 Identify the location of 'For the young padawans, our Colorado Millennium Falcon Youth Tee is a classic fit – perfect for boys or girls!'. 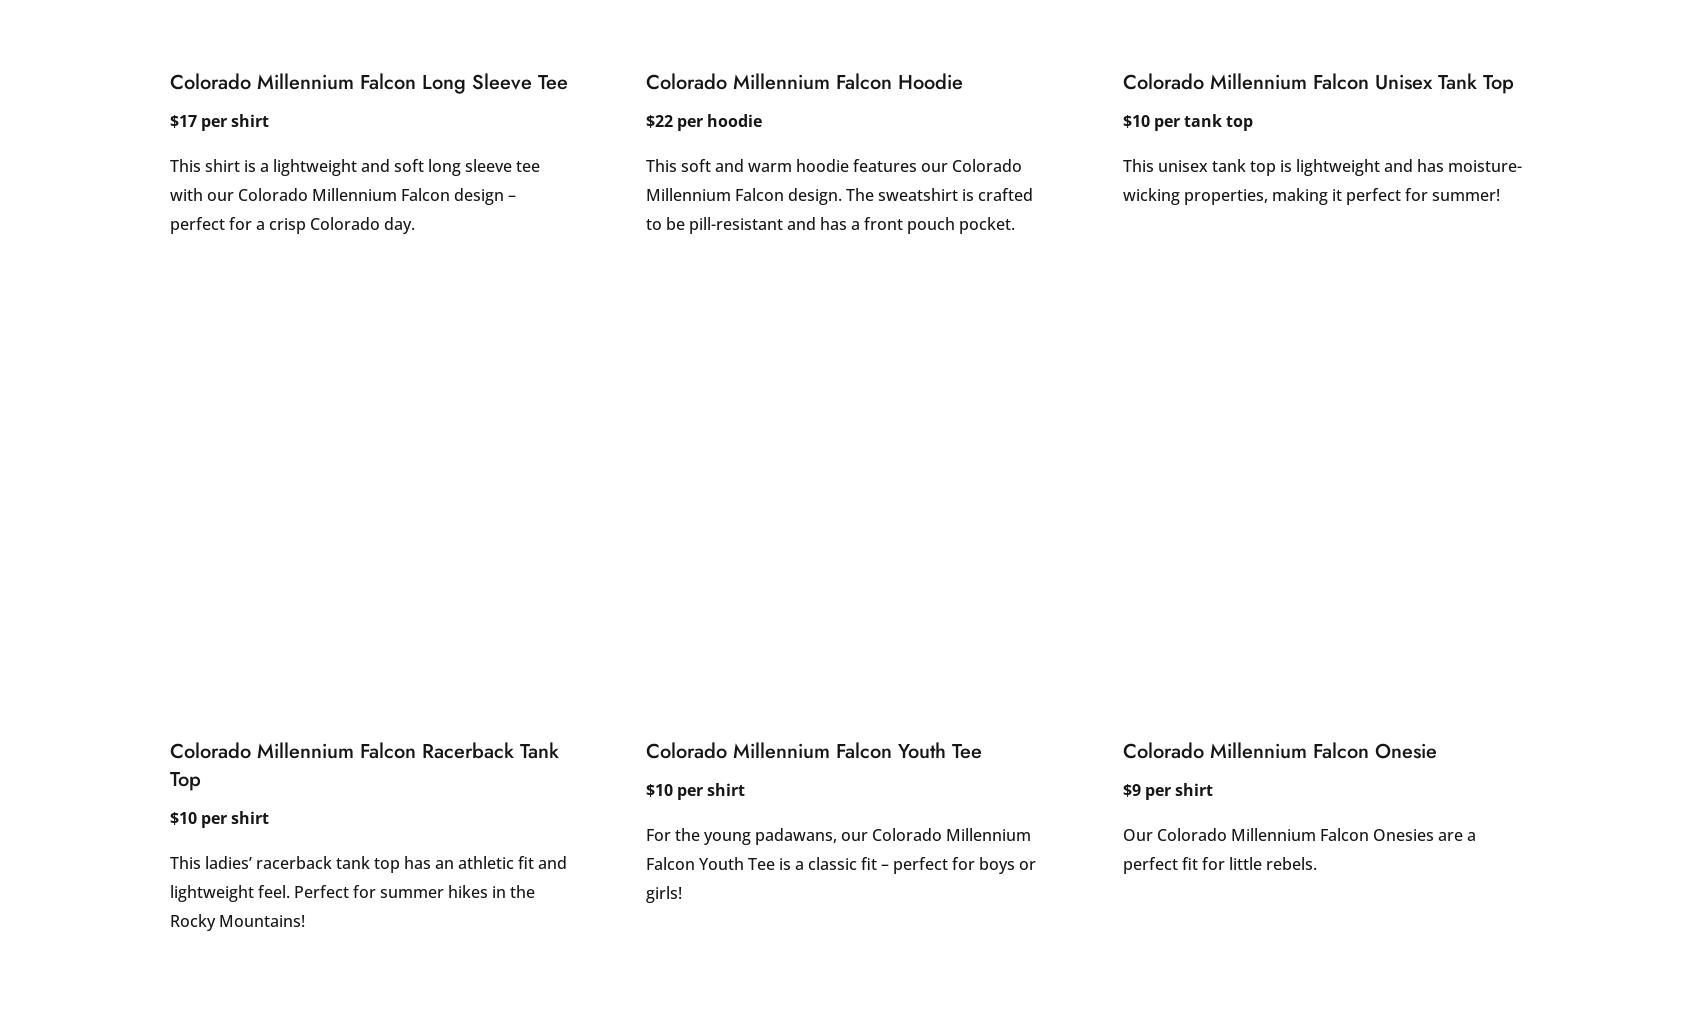
(841, 862).